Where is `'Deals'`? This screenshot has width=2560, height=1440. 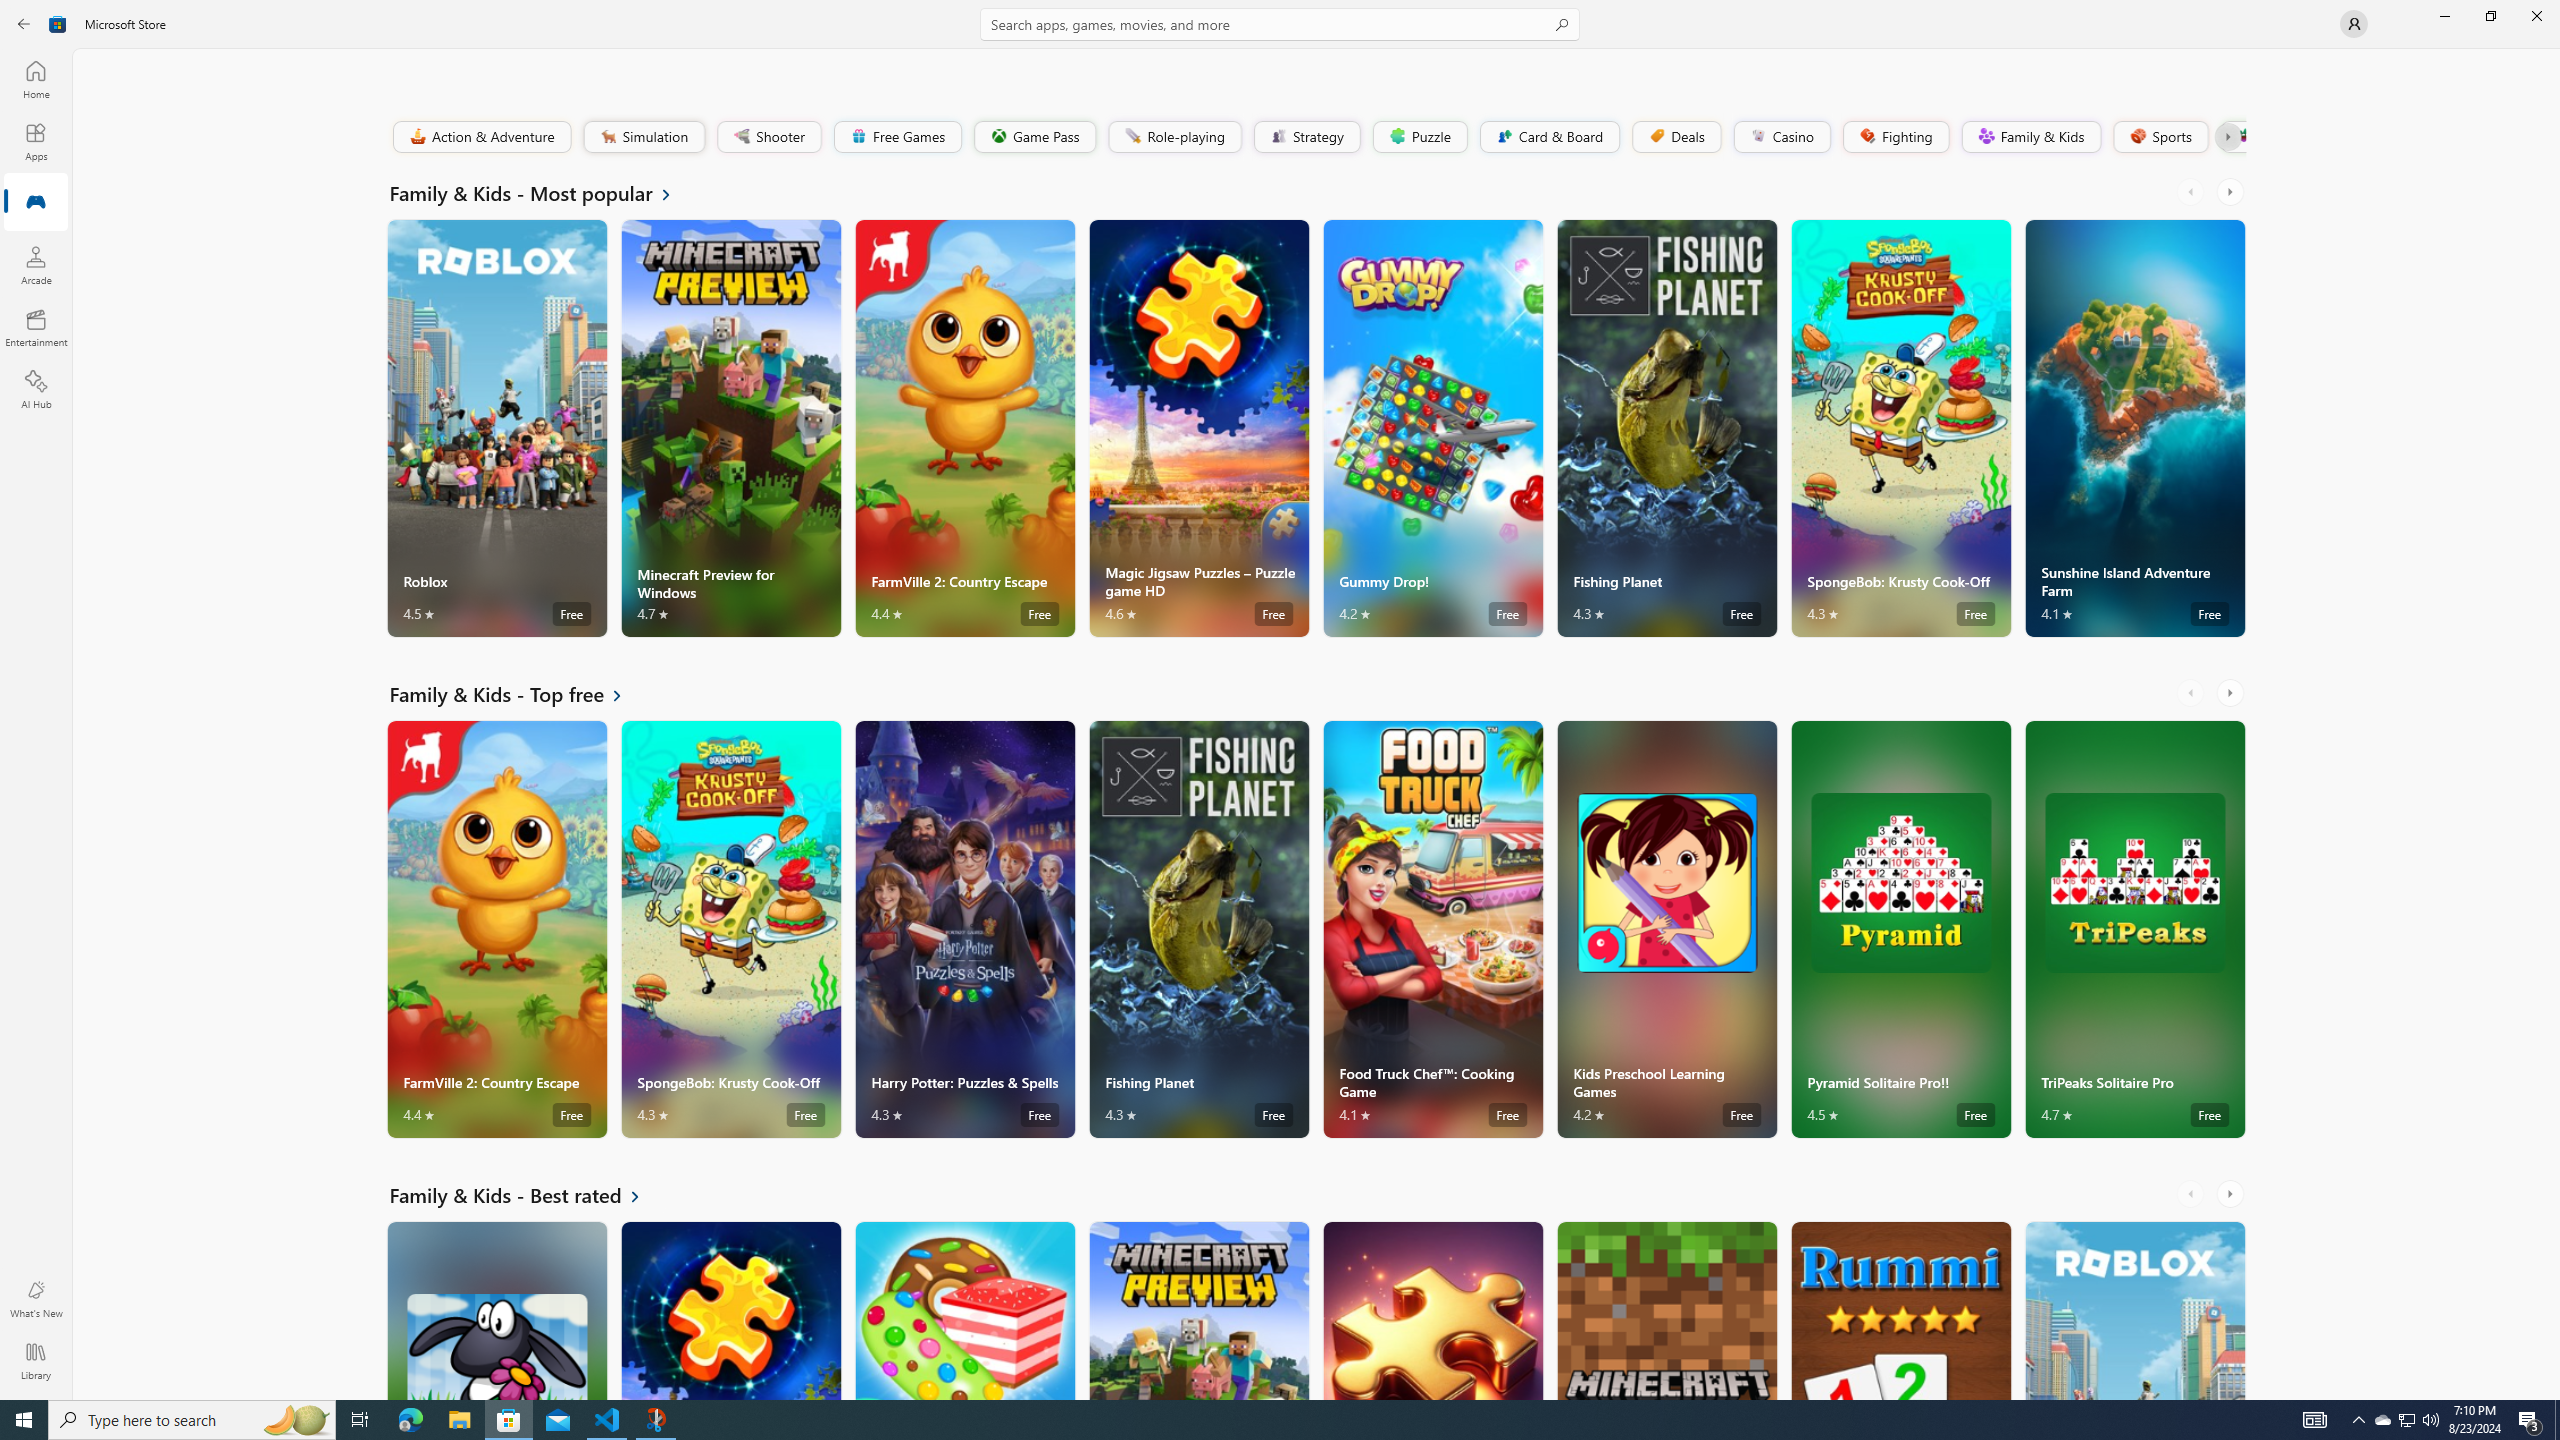
'Deals' is located at coordinates (1675, 135).